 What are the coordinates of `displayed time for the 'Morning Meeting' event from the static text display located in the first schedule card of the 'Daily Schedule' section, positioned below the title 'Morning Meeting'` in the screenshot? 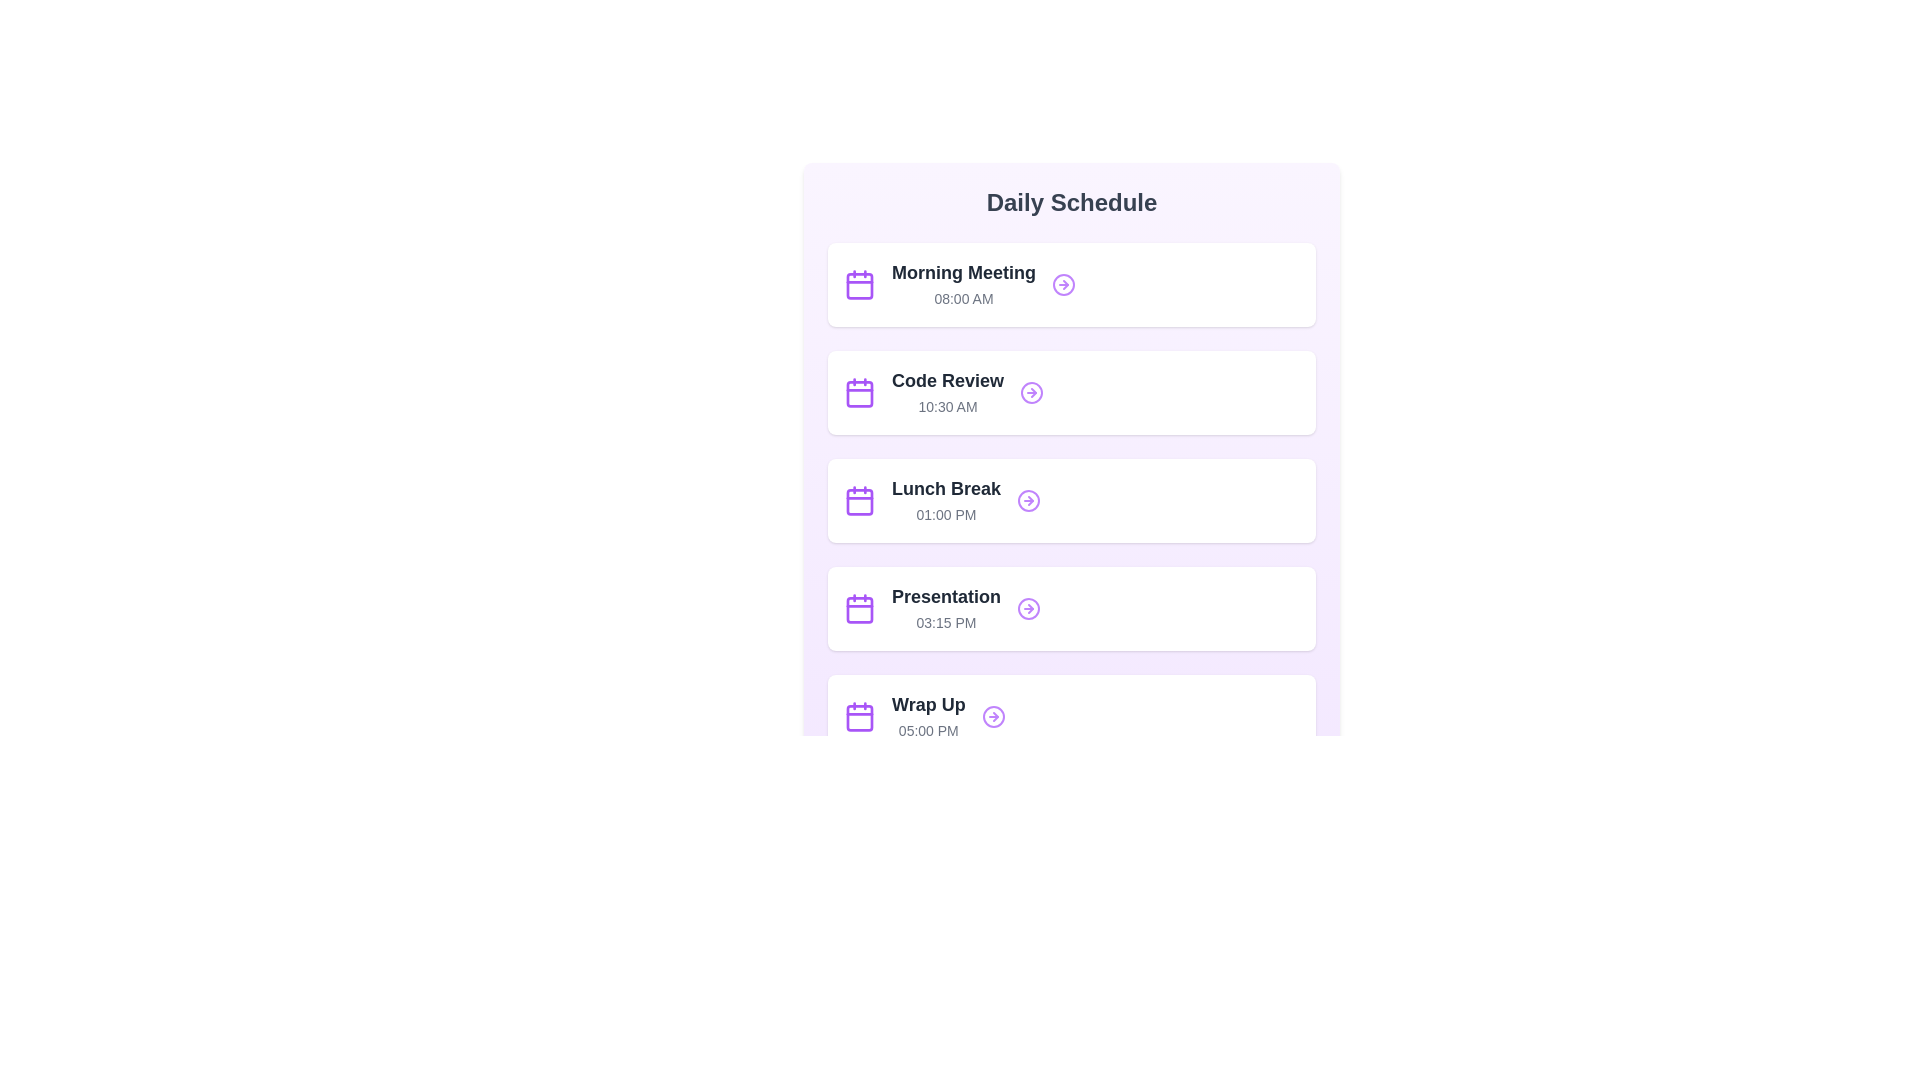 It's located at (964, 299).